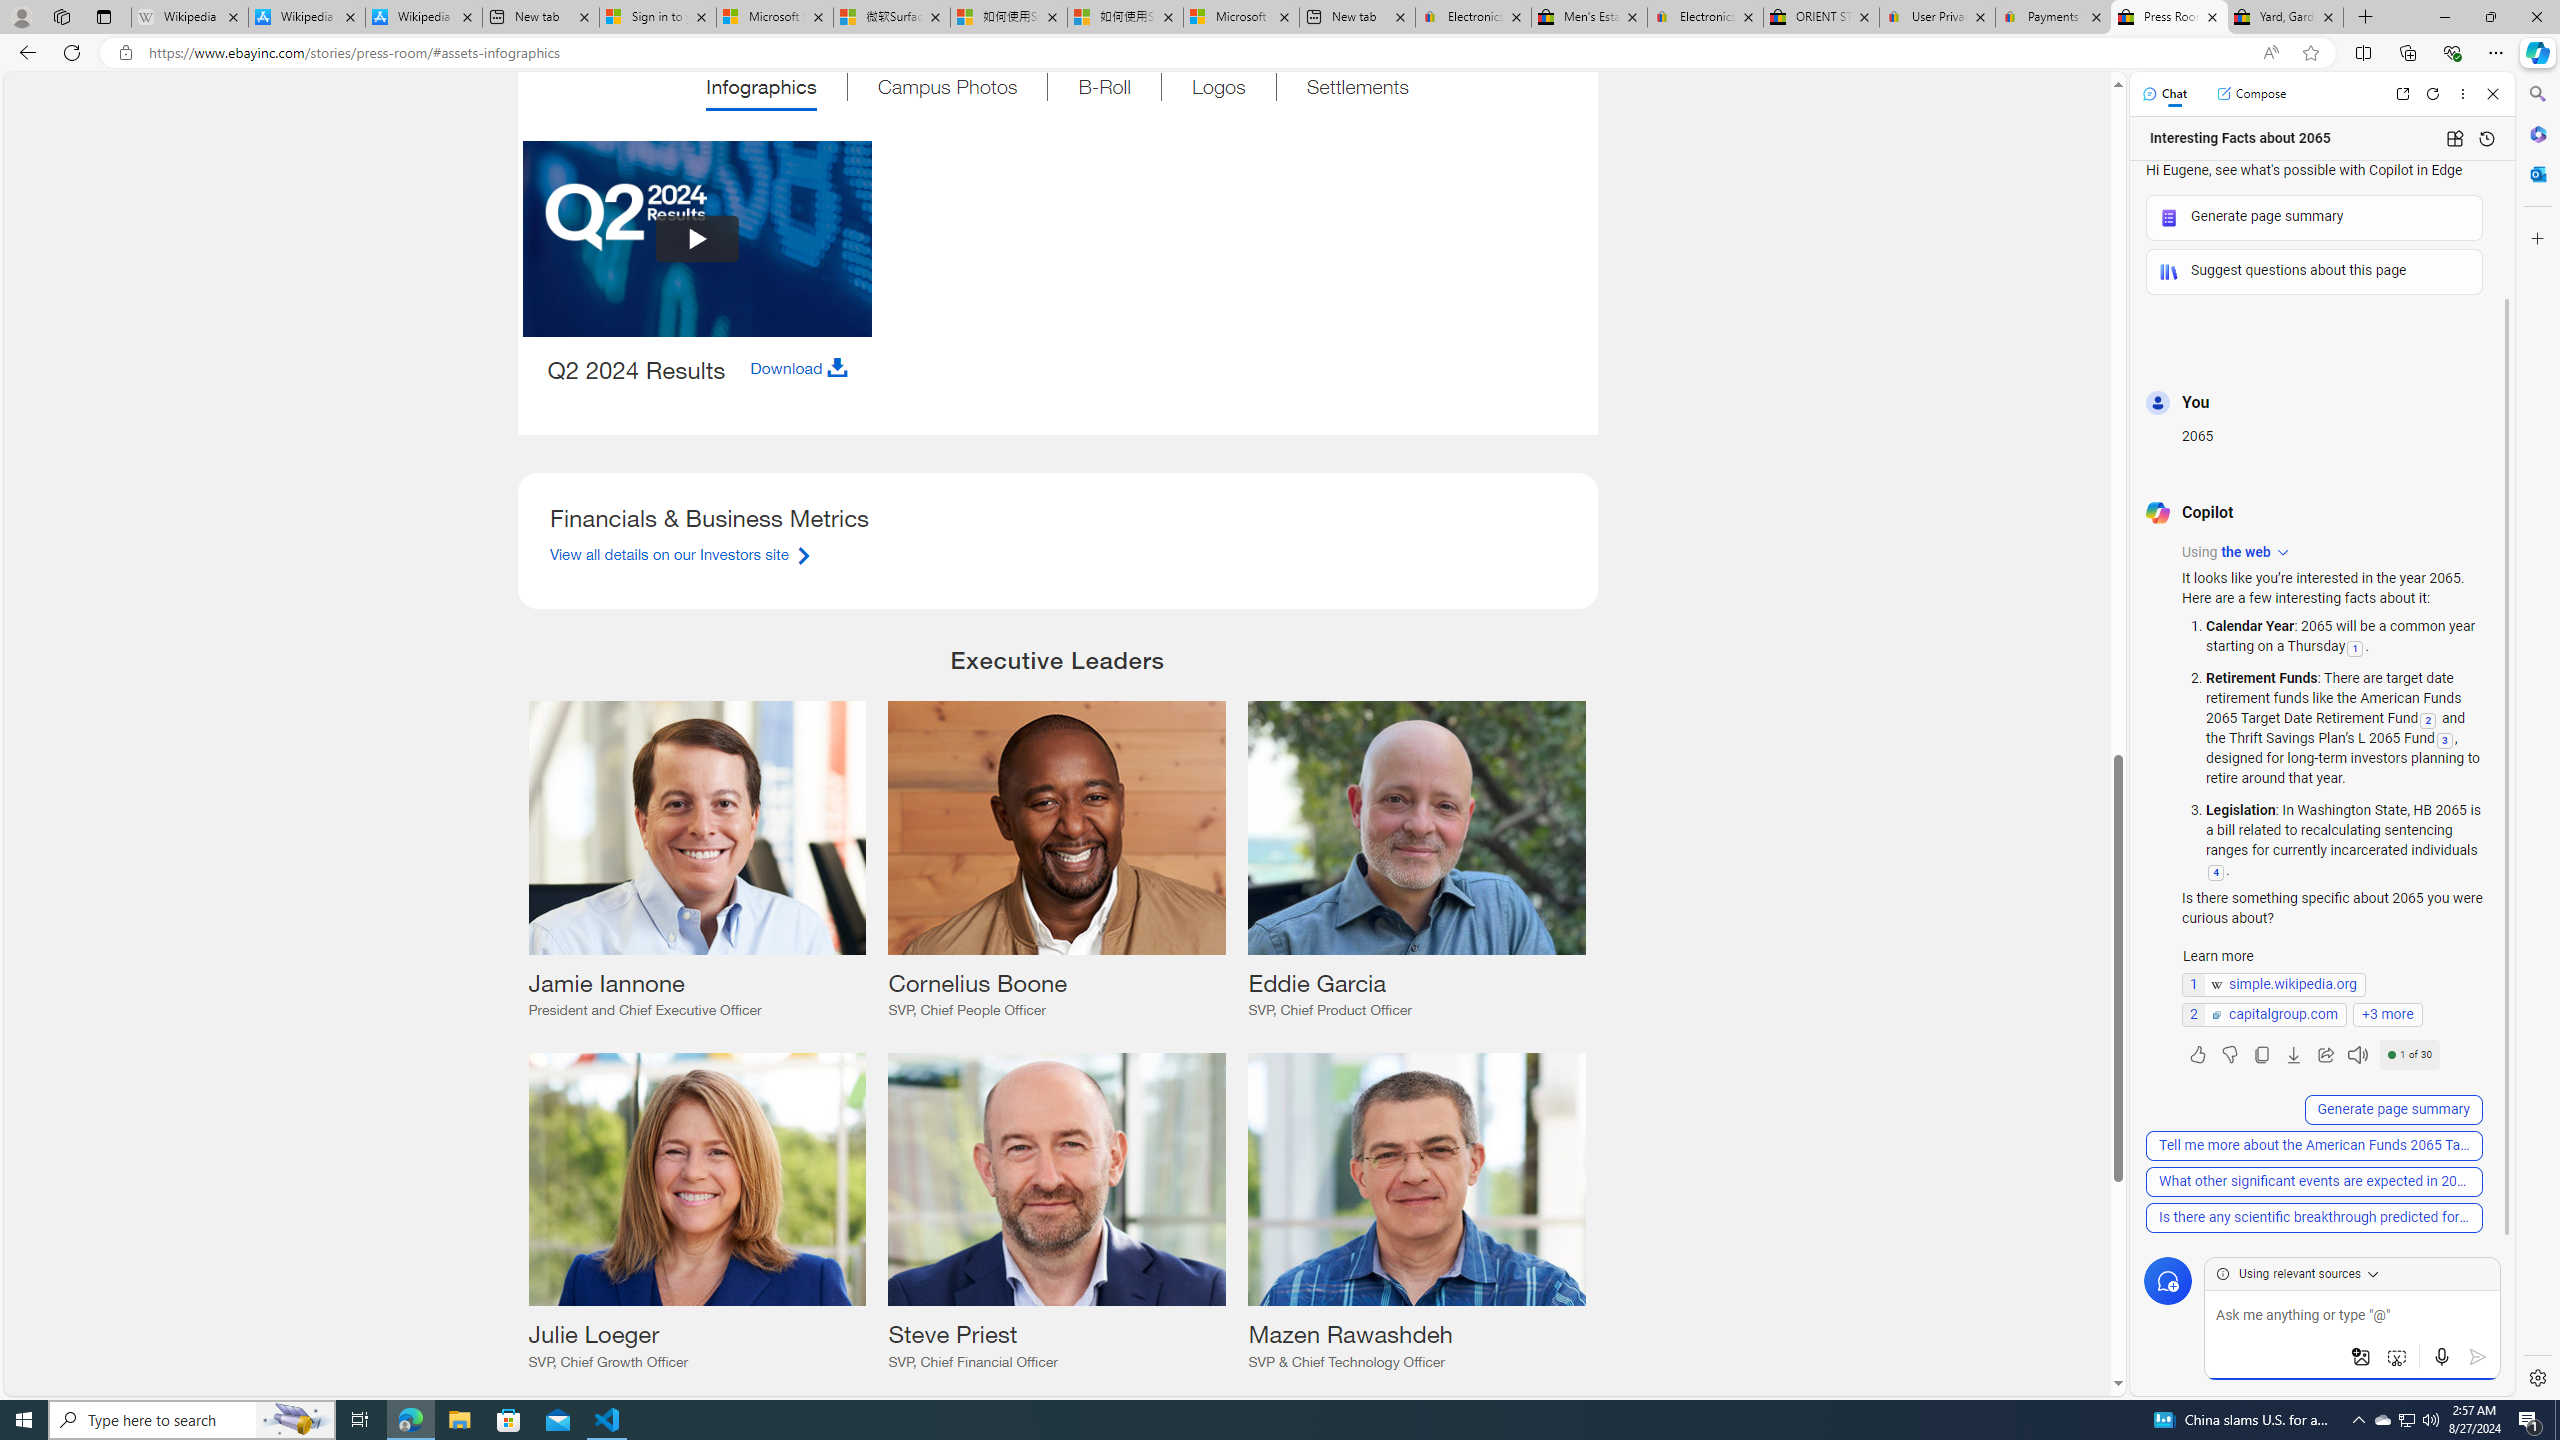 This screenshot has width=2560, height=1440. What do you see at coordinates (2168, 16) in the screenshot?
I see `'Press Room - eBay Inc.'` at bounding box center [2168, 16].